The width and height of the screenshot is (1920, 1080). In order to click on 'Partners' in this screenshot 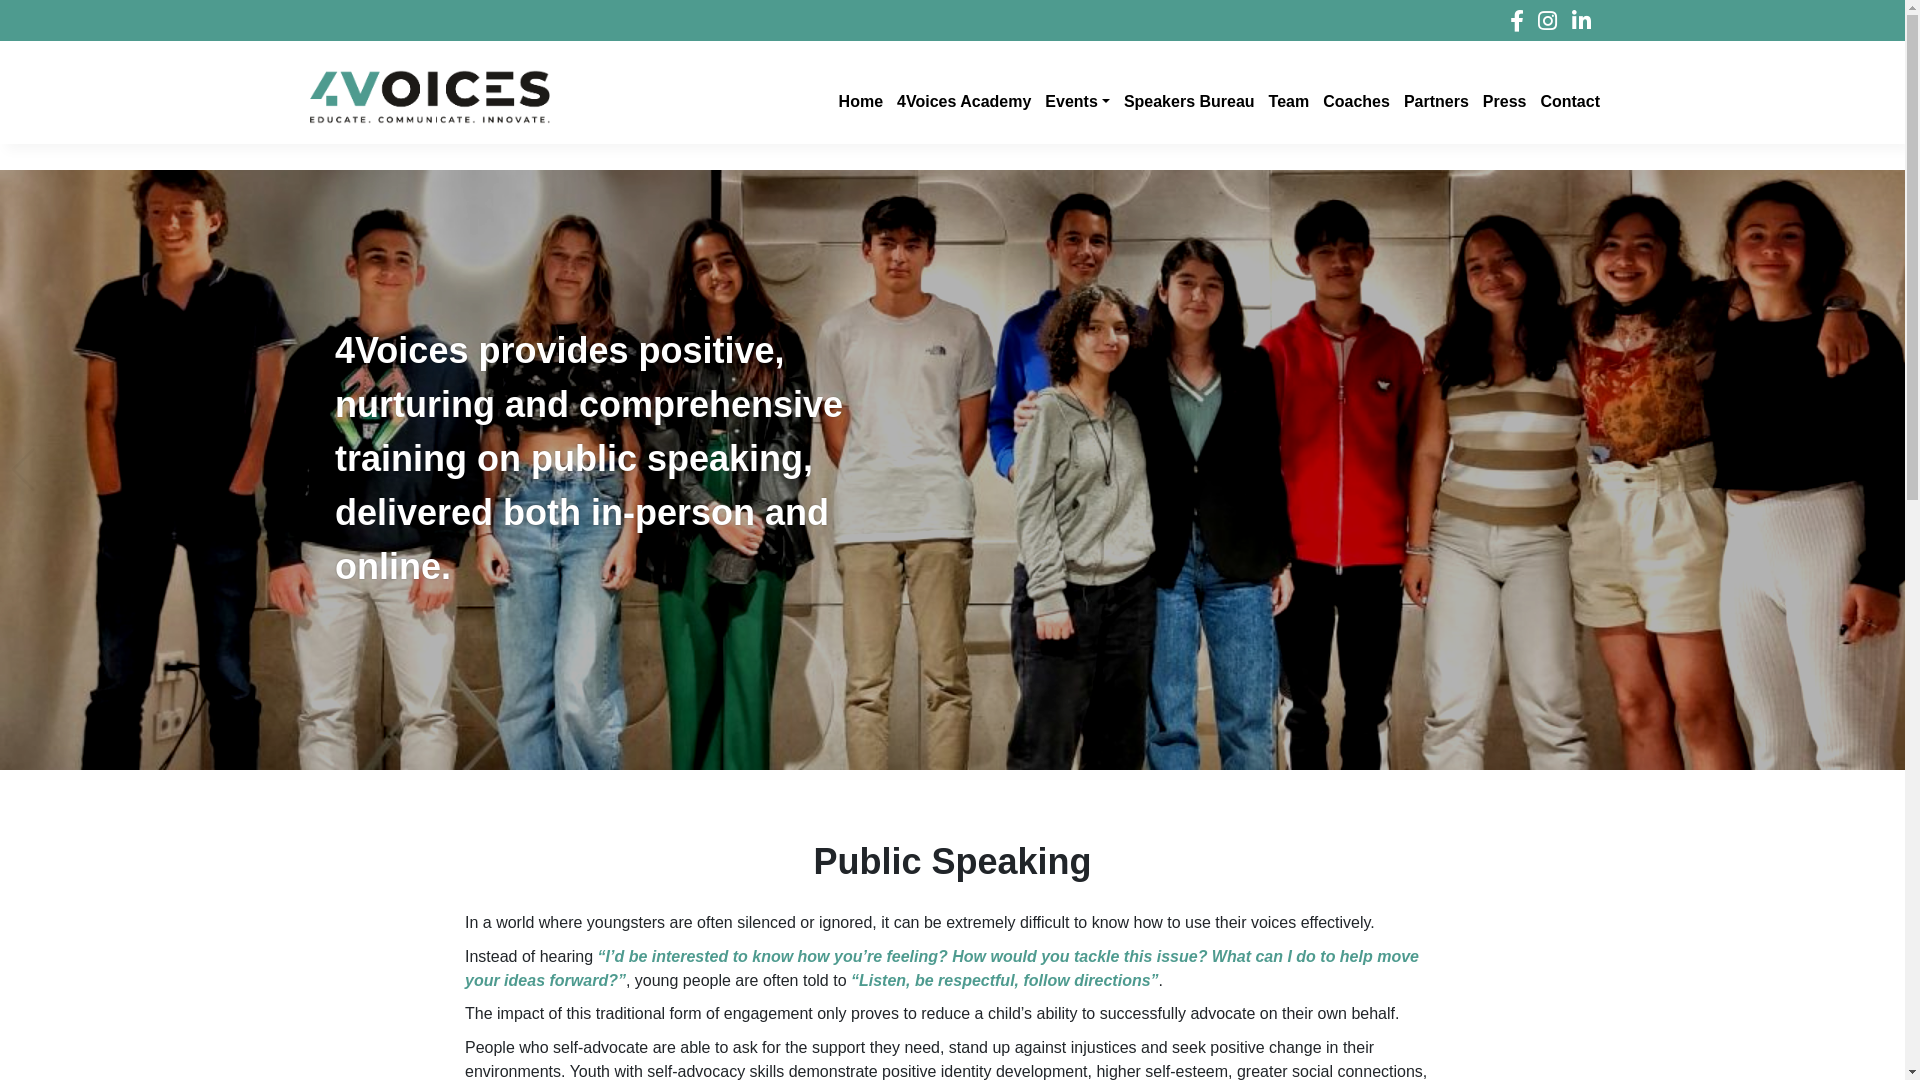, I will do `click(1433, 97)`.